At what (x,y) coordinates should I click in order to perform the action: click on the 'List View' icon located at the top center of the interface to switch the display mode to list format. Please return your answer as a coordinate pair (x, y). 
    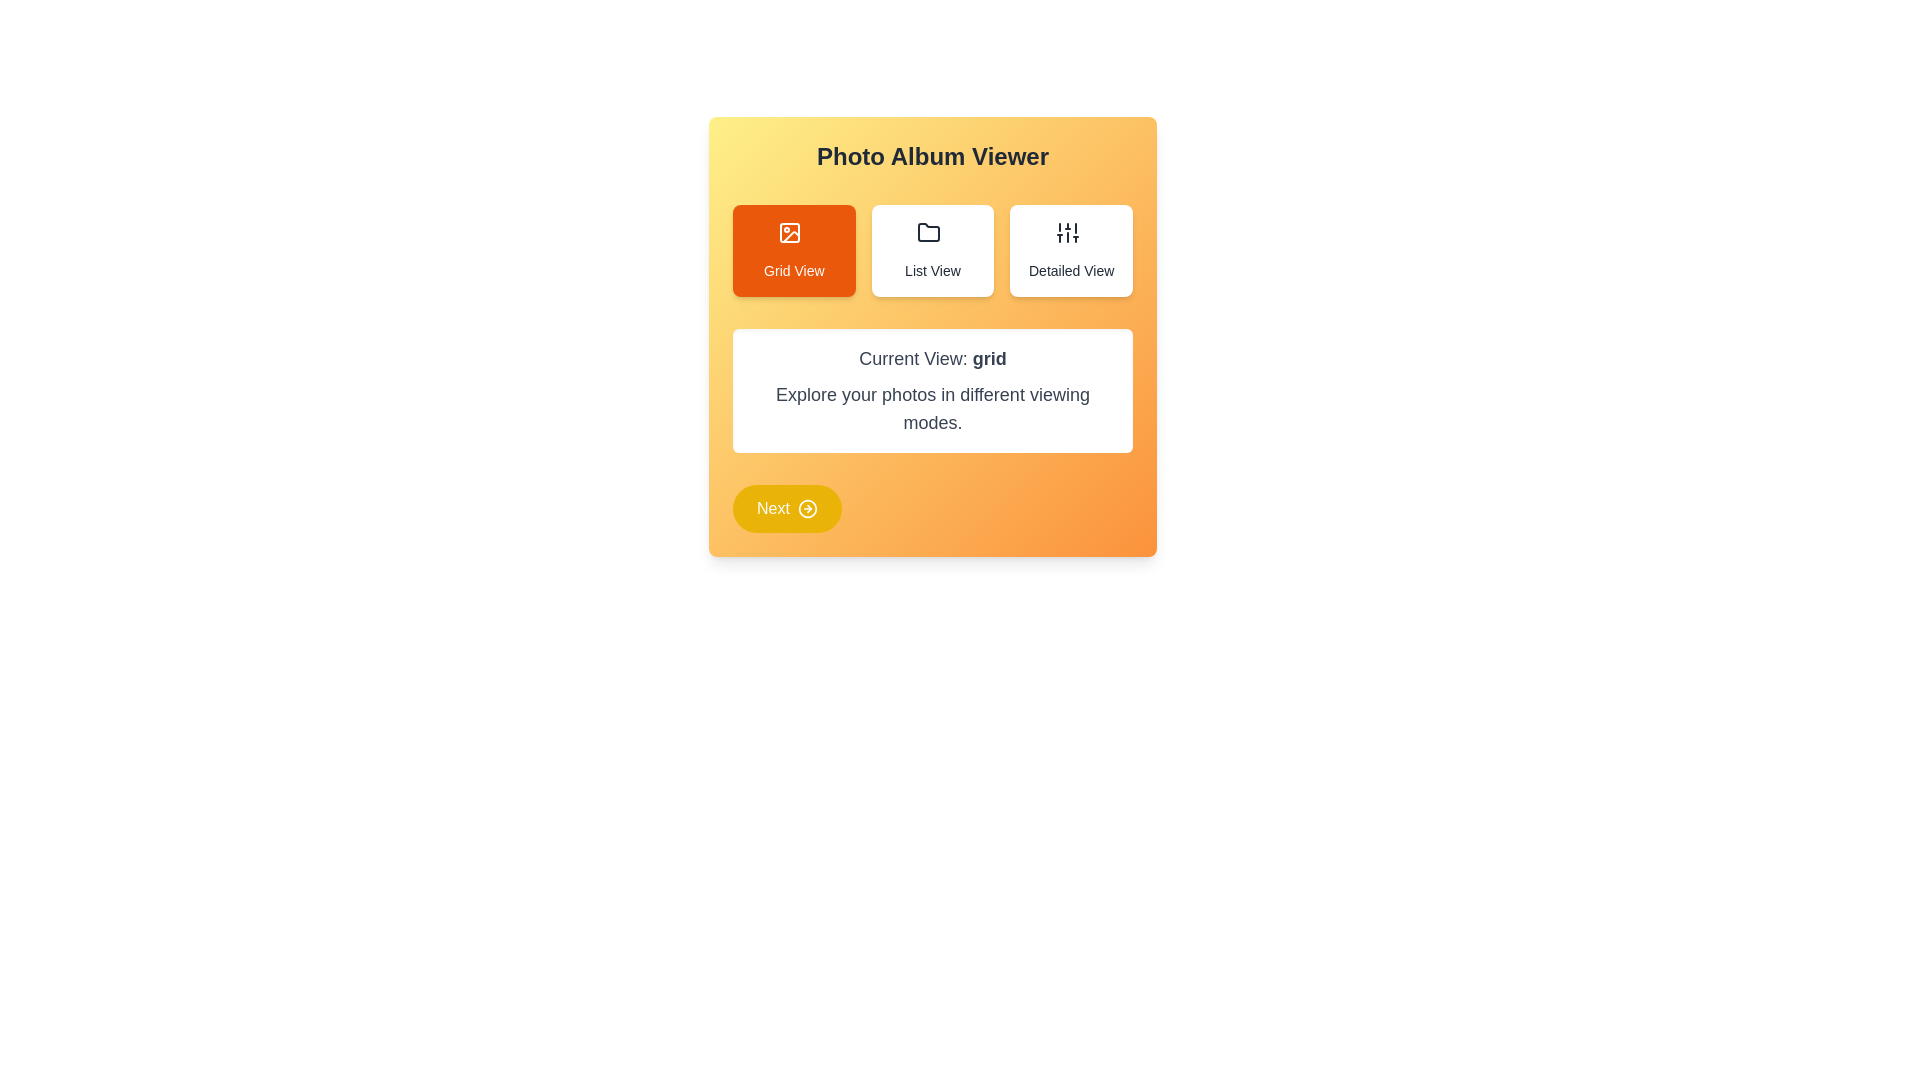
    Looking at the image, I should click on (928, 231).